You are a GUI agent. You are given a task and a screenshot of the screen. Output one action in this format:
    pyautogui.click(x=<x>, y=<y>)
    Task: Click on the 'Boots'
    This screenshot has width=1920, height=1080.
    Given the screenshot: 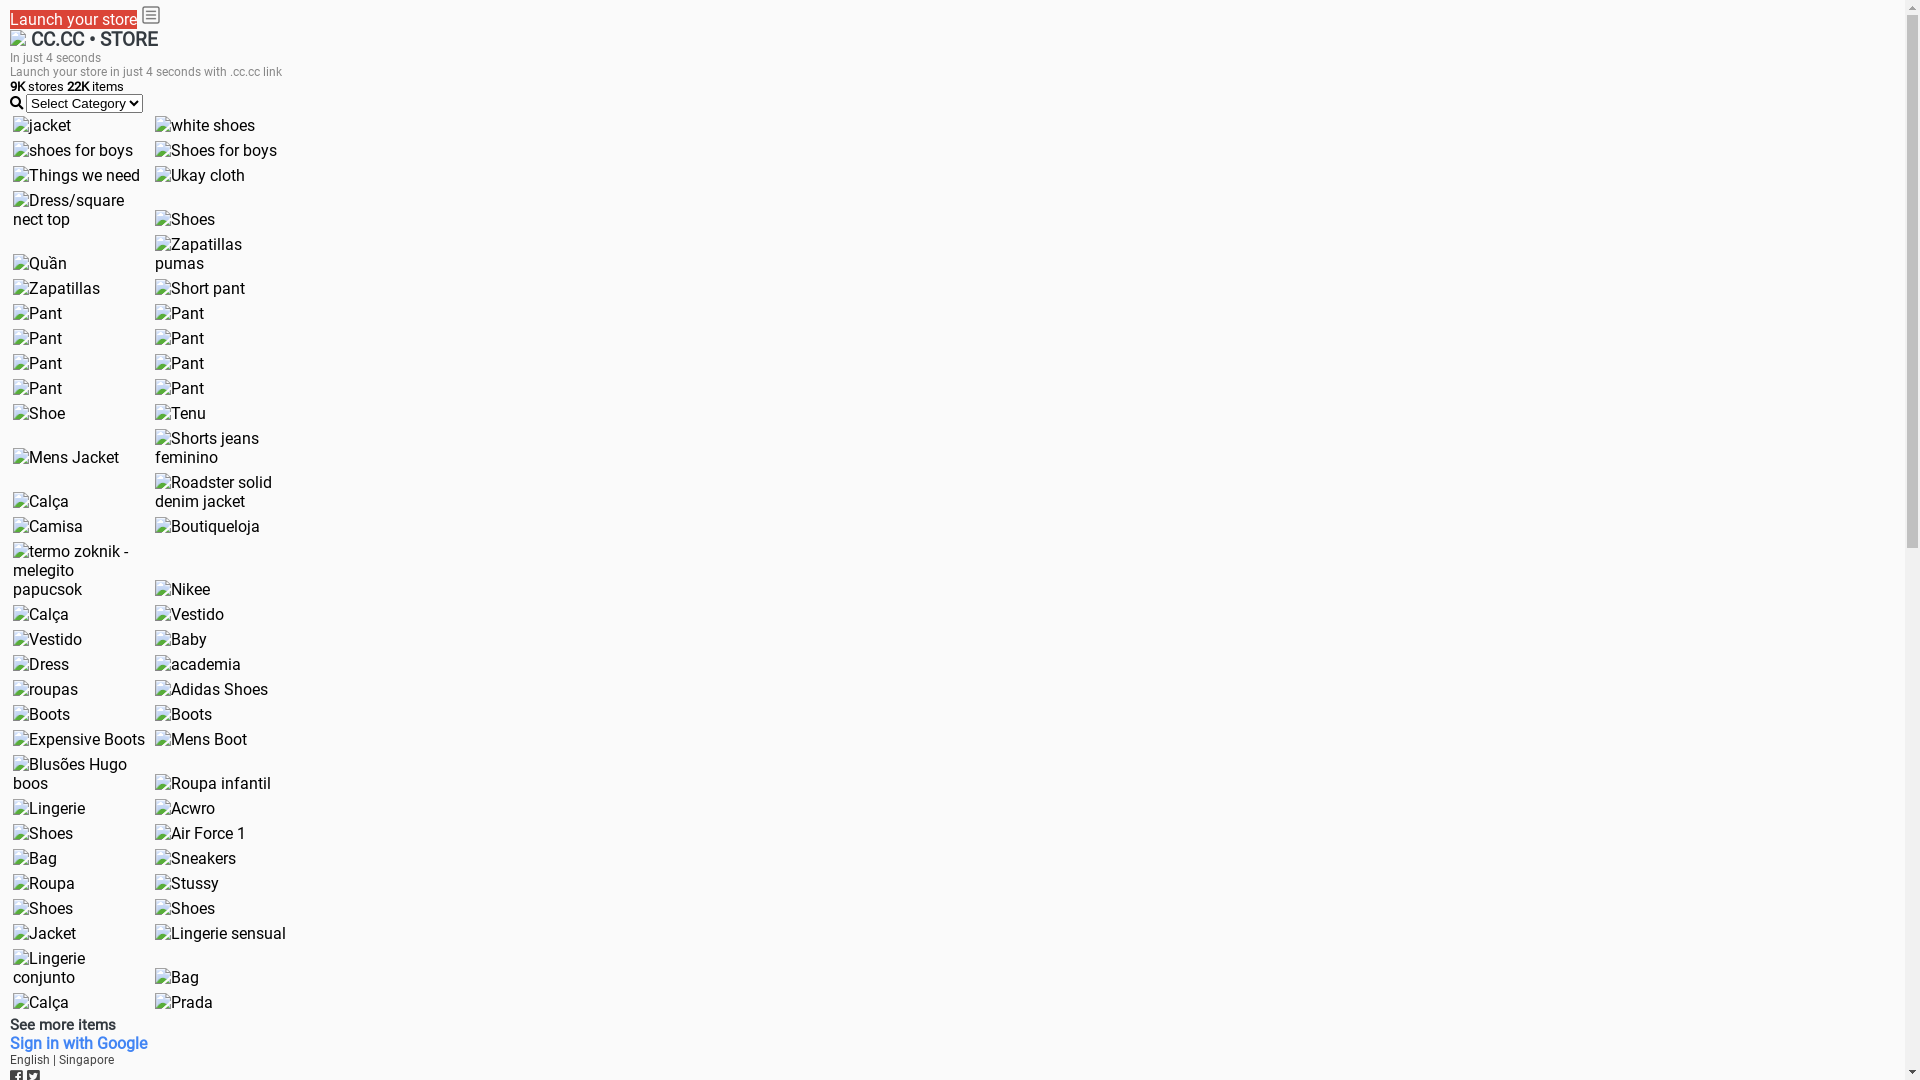 What is the action you would take?
    pyautogui.click(x=13, y=713)
    